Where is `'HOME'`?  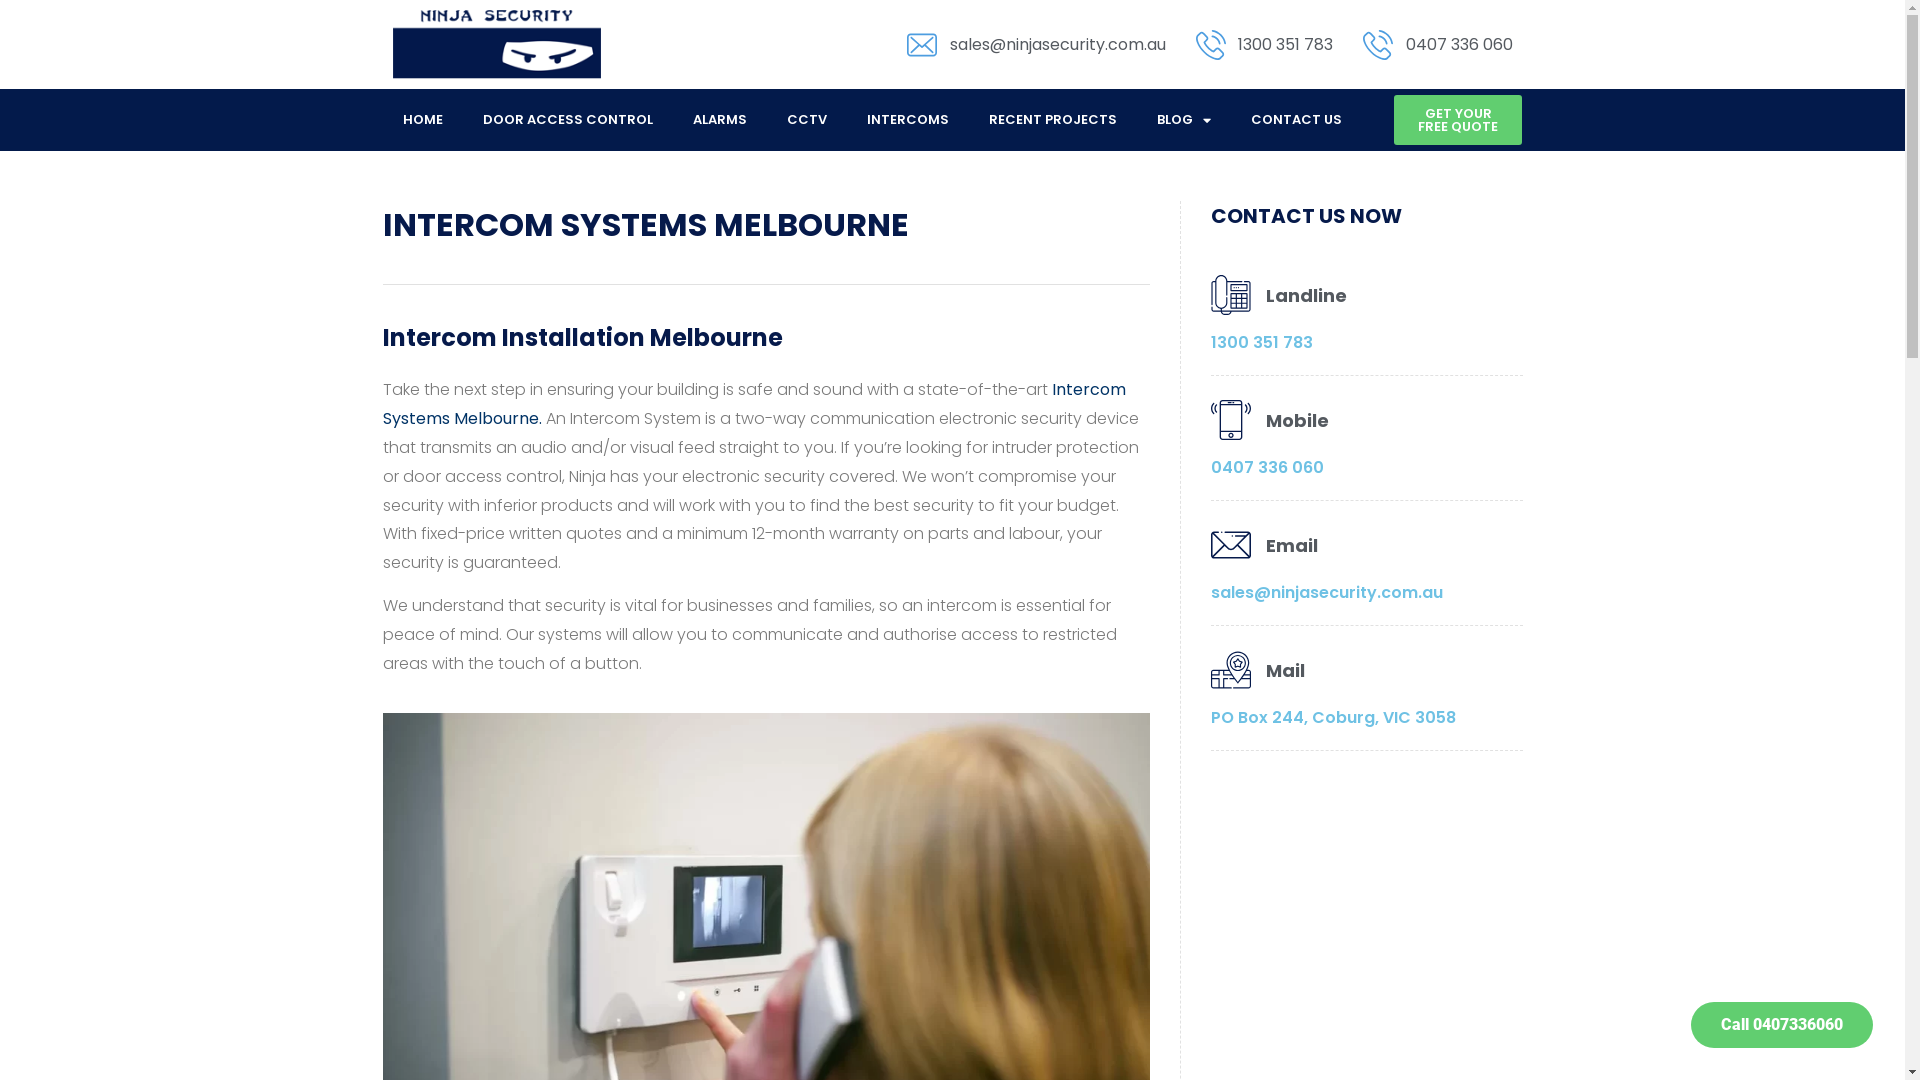 'HOME' is located at coordinates (421, 119).